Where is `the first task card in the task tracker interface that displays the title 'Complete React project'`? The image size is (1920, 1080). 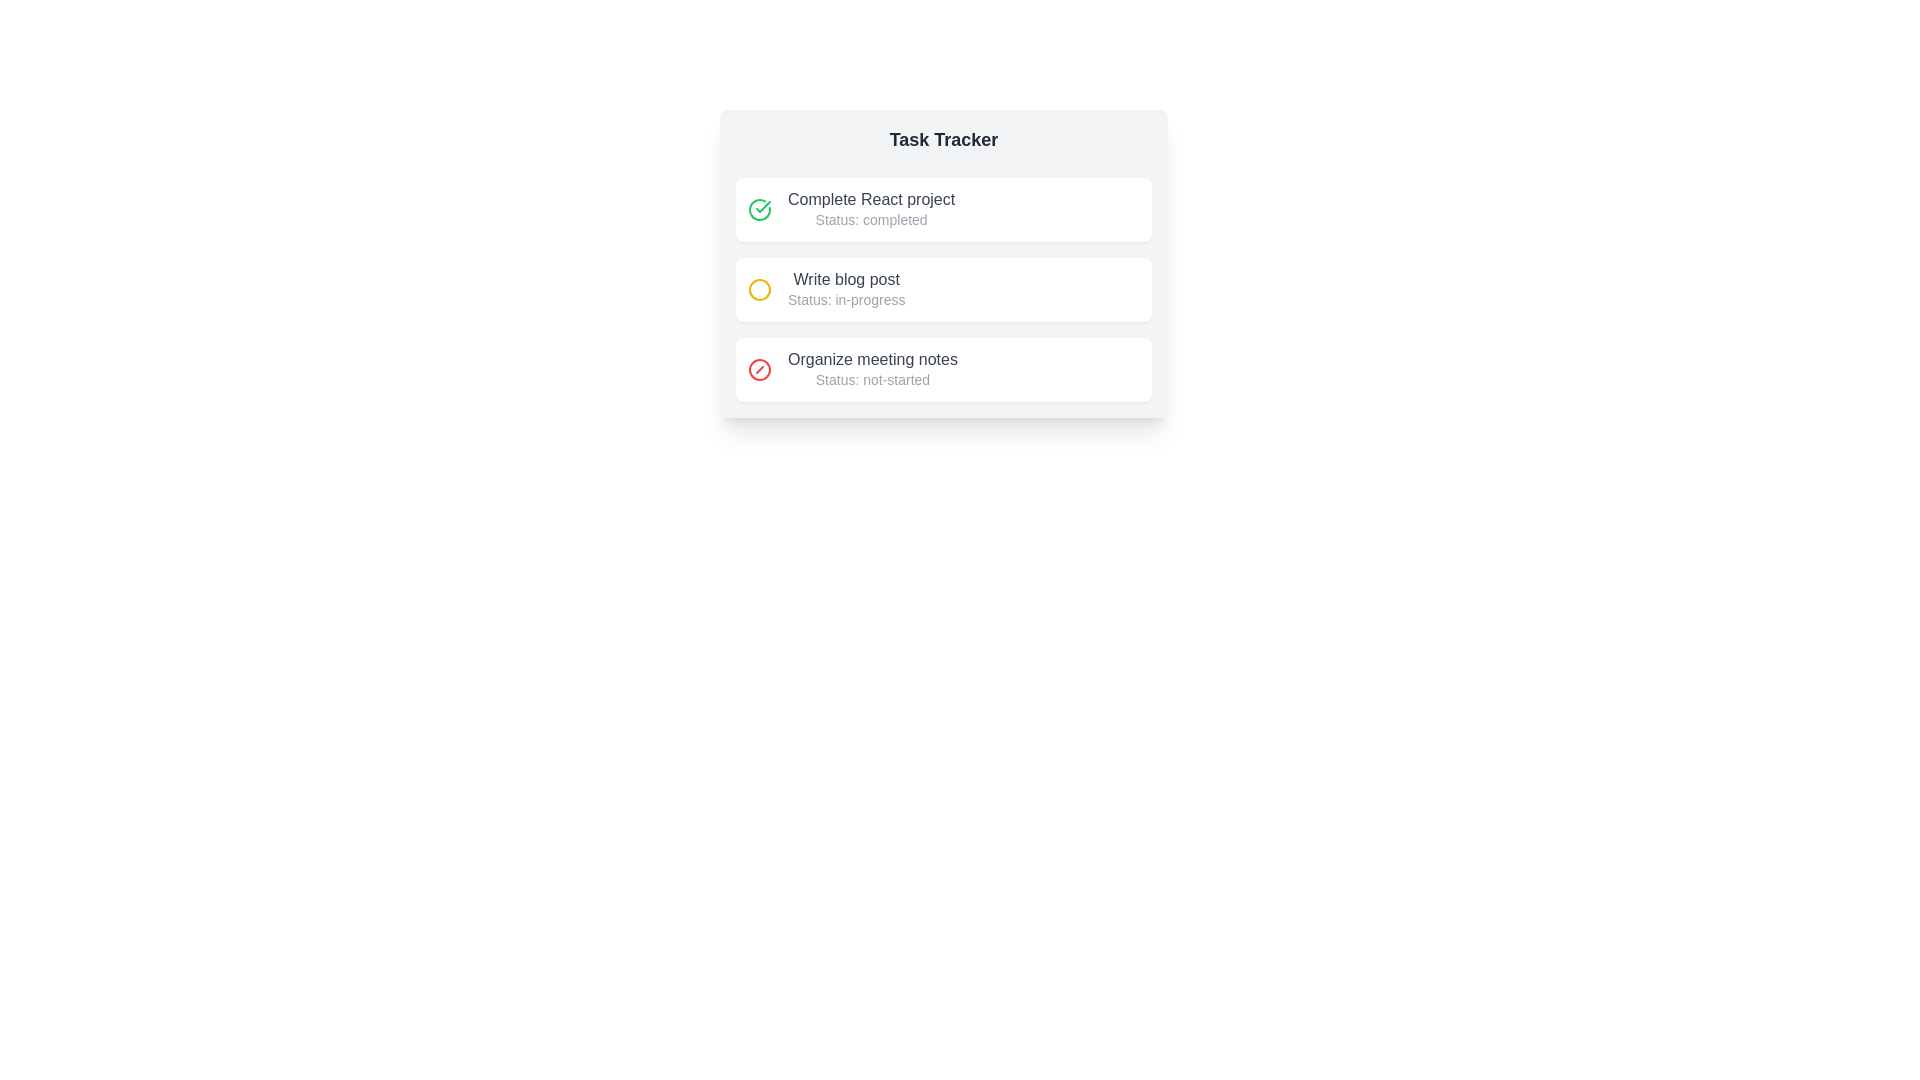 the first task card in the task tracker interface that displays the title 'Complete React project' is located at coordinates (943, 209).